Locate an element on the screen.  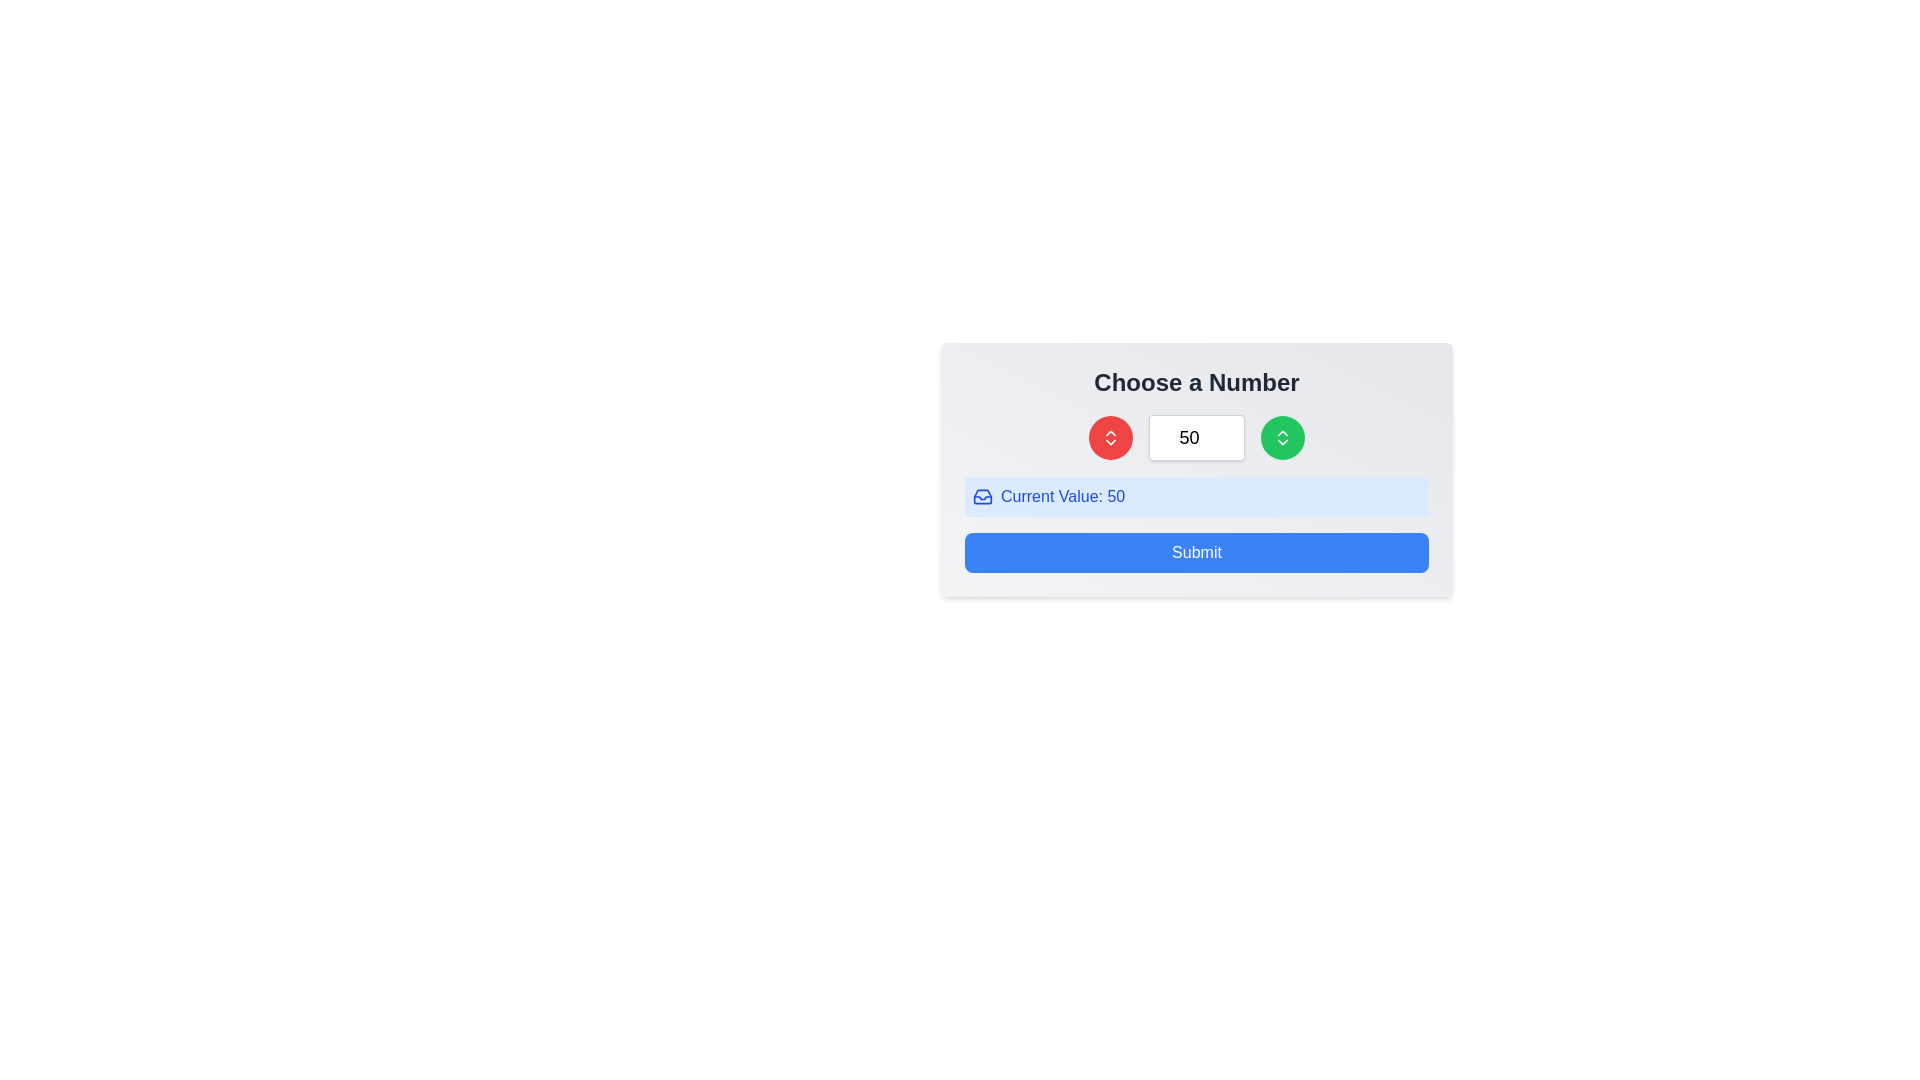
the 'Submit' button, which is a horizontally laid button with a blue background and white text, located below the 'Current Value: 50' label is located at coordinates (1196, 552).